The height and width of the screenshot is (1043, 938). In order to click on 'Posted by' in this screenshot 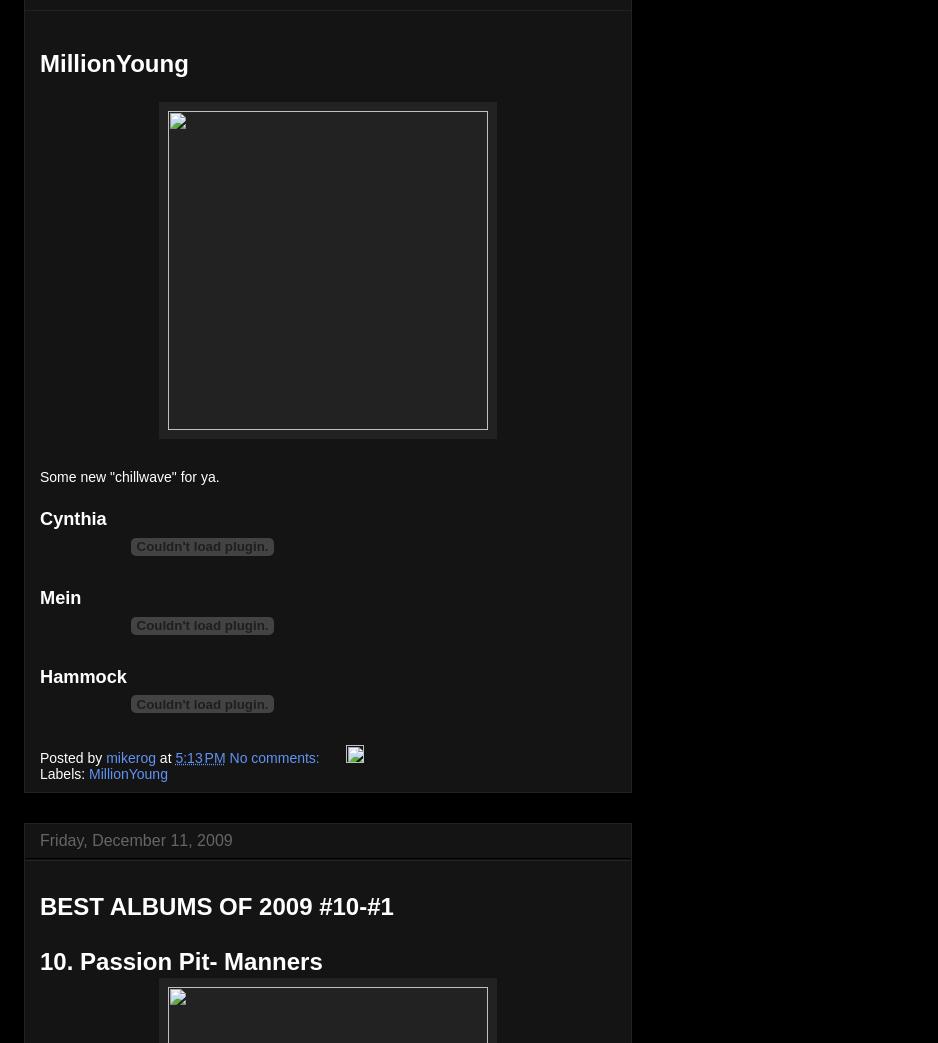, I will do `click(72, 756)`.